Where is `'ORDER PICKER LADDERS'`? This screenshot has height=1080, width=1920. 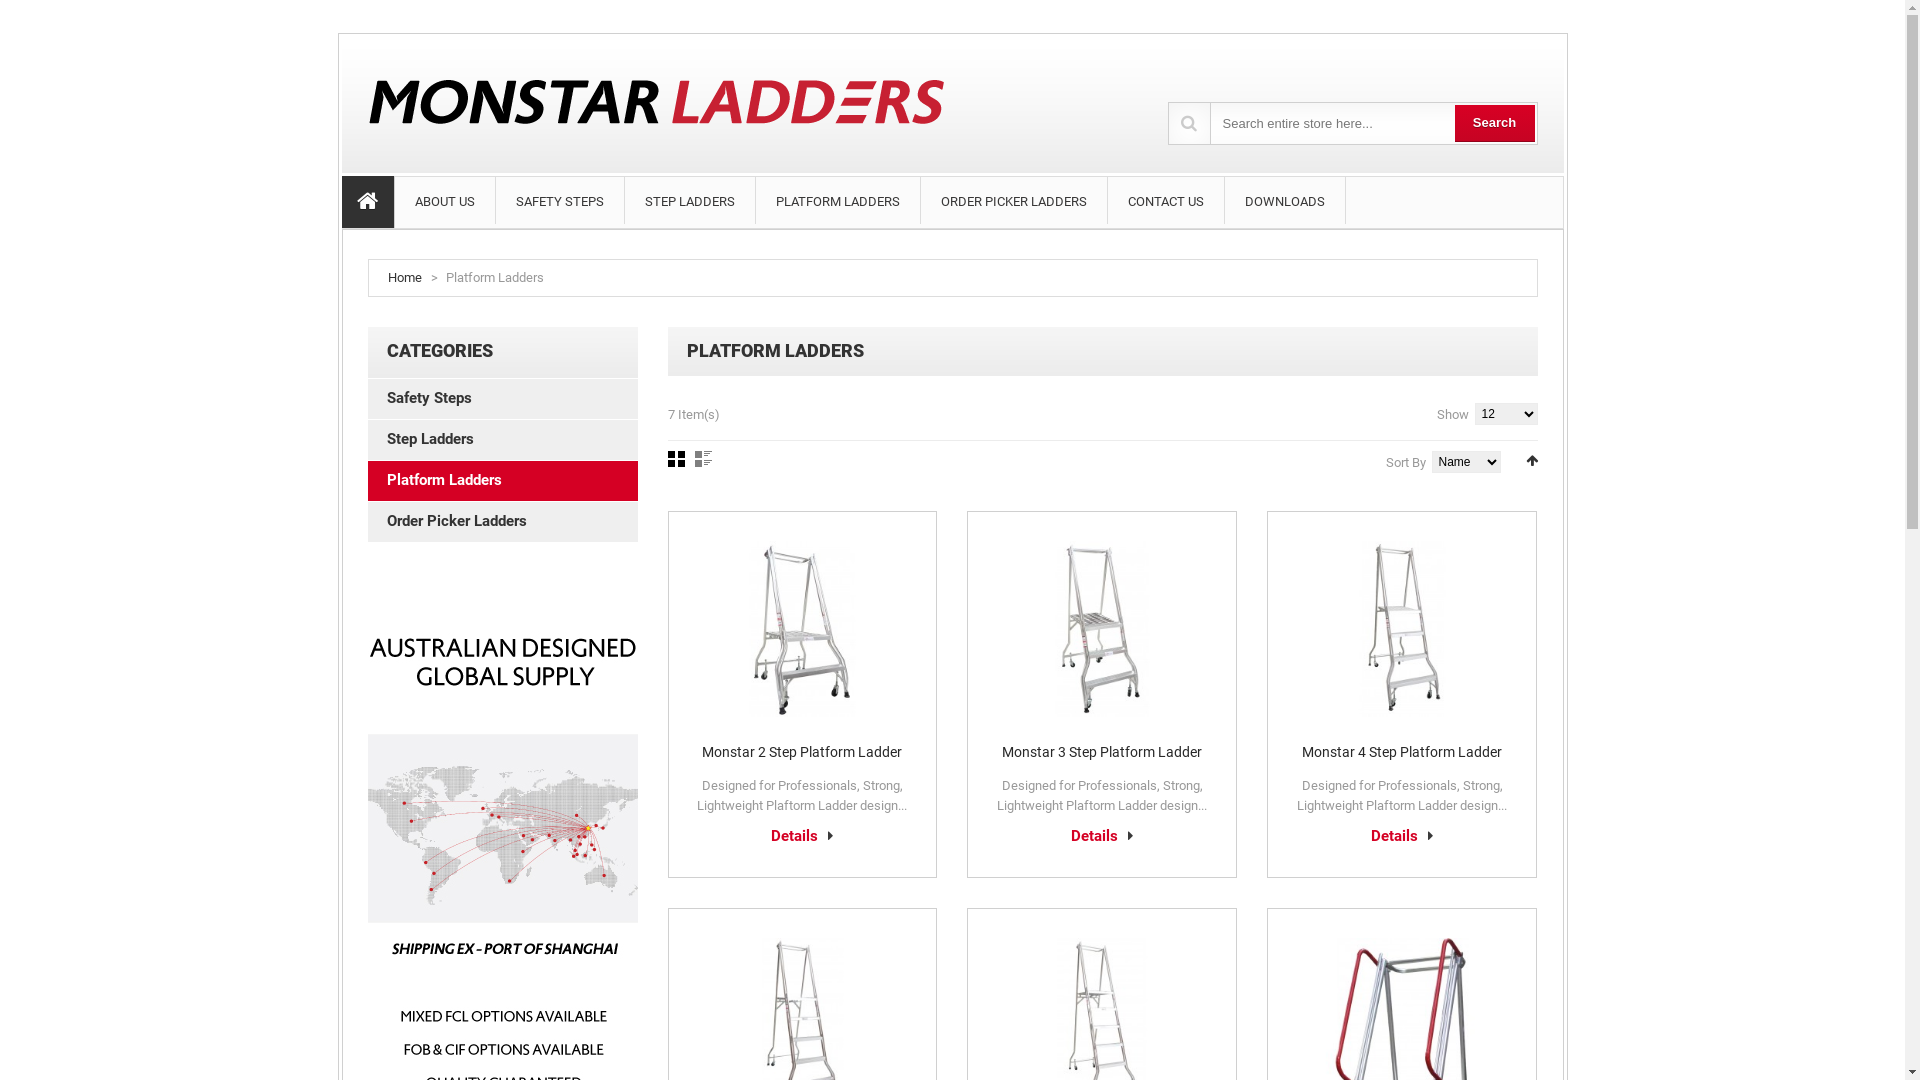 'ORDER PICKER LADDERS' is located at coordinates (1012, 200).